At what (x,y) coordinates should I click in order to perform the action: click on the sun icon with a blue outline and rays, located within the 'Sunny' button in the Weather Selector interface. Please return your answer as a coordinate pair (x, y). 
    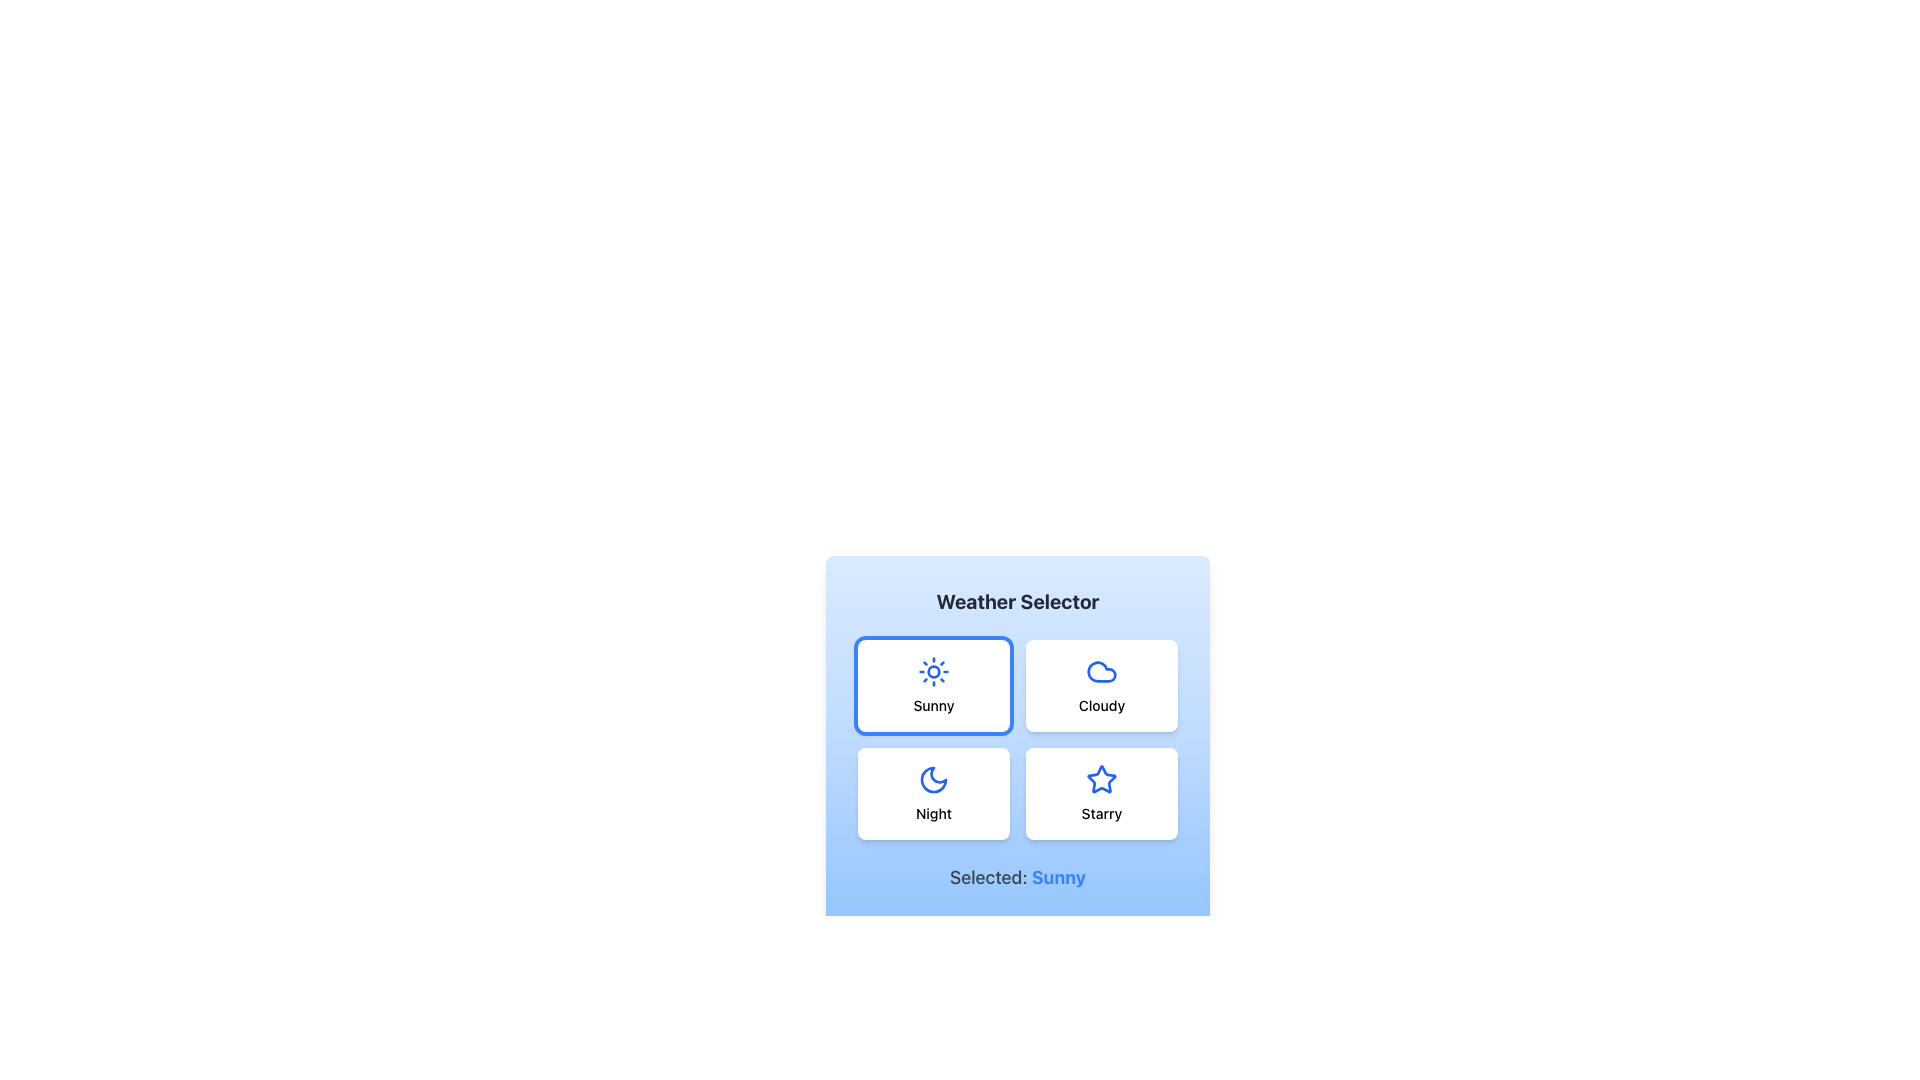
    Looking at the image, I should click on (933, 671).